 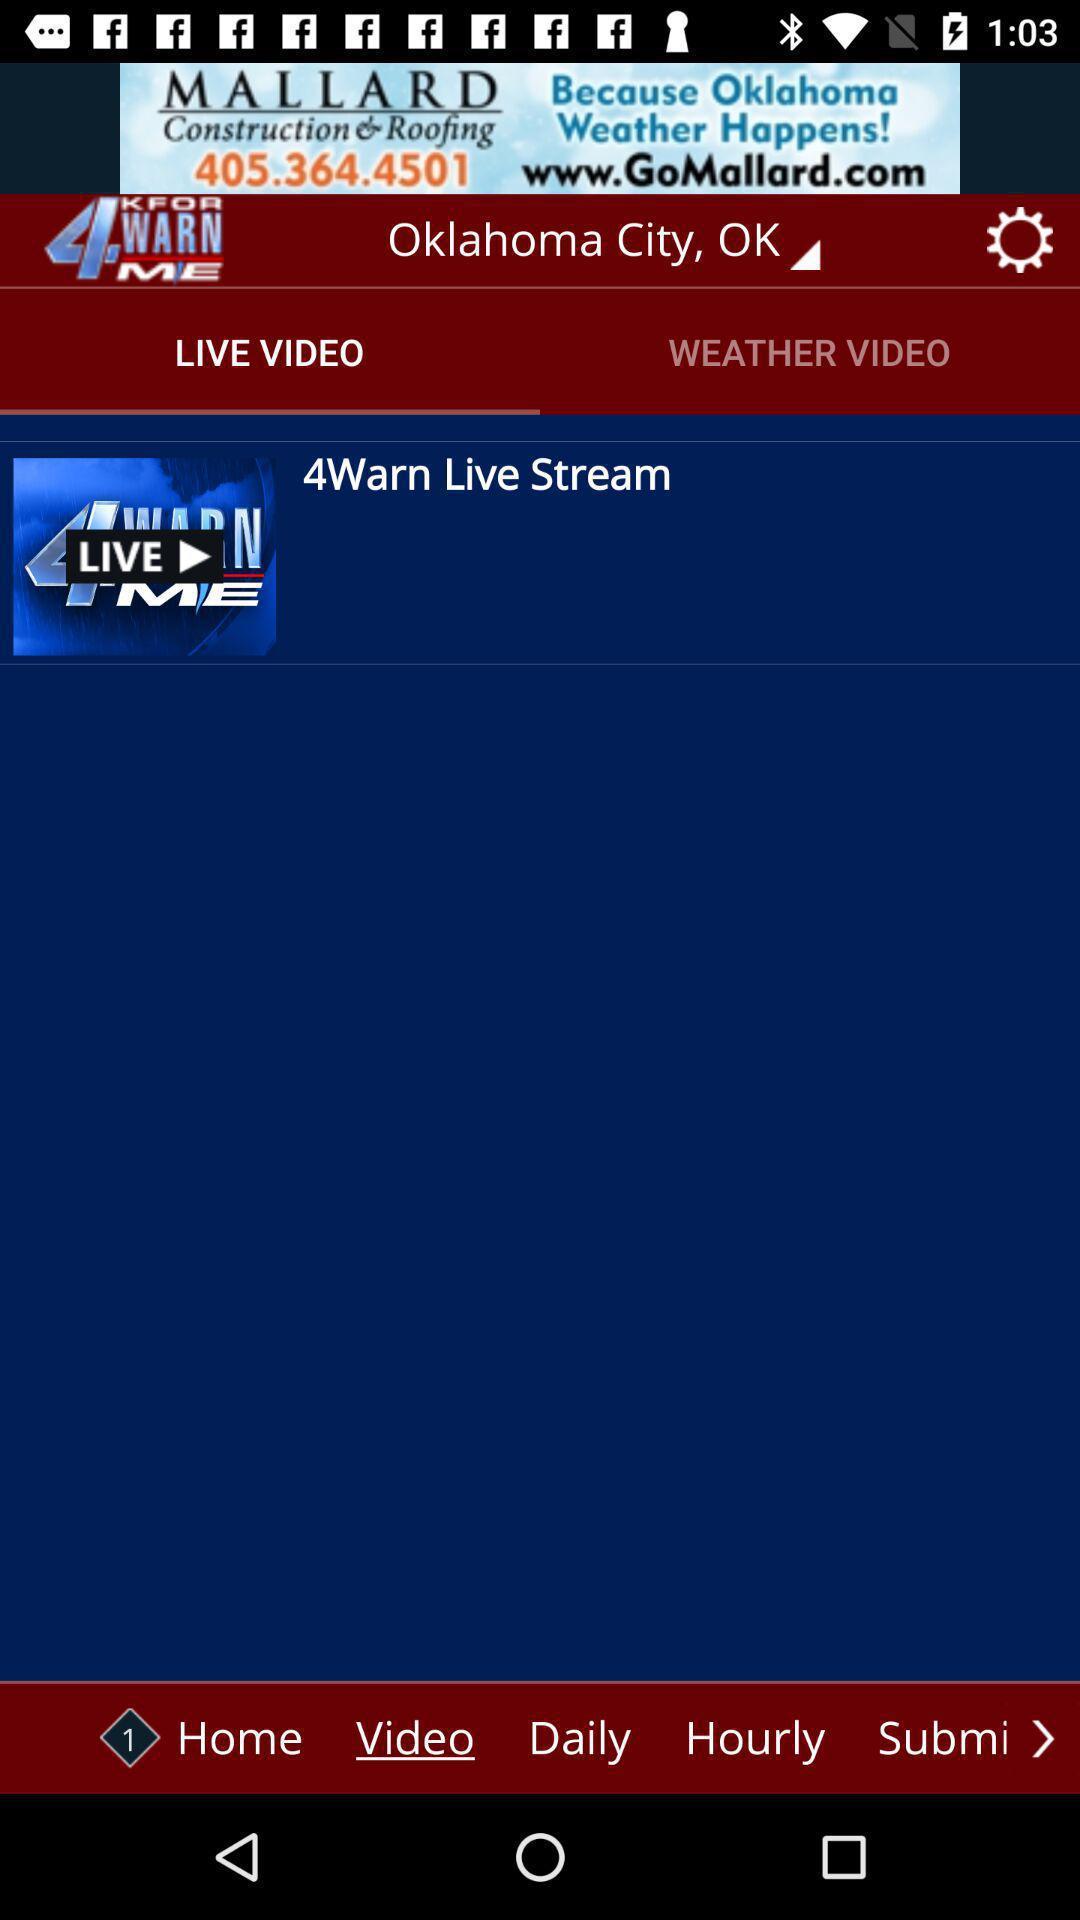 I want to click on oklahoma city, ok, so click(x=617, y=240).